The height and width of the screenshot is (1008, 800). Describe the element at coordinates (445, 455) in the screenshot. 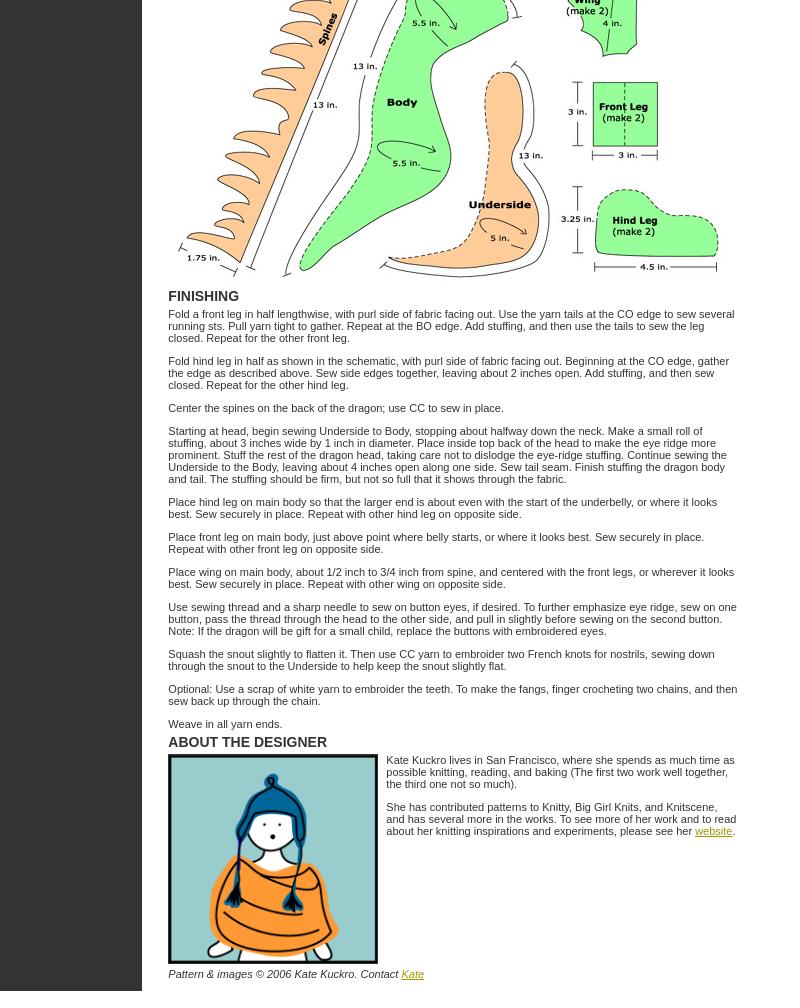

I see `'Starting at head, begin sewing 
                            Underside to Body, stopping about halfway down 
                            the neck. Make a small roll of stuffing, about 
                            3 inches wide by 1 inch in diameter. Place inside 
                            top back of the head to make the eye ridge more 
                            prominent. Stuff the rest of the dragon head, 
                            taking care not to dislodge the eye-ridge stuffing. 
                            Continue sewing the Underside to the Body, leaving 
                            about 4 inches open along one side. Sew tail 
                            seam. Finish stuffing the dragon body and tail. 
                            The stuffing should be firm, but not so full 
                            that it shows through the fabric.'` at that location.